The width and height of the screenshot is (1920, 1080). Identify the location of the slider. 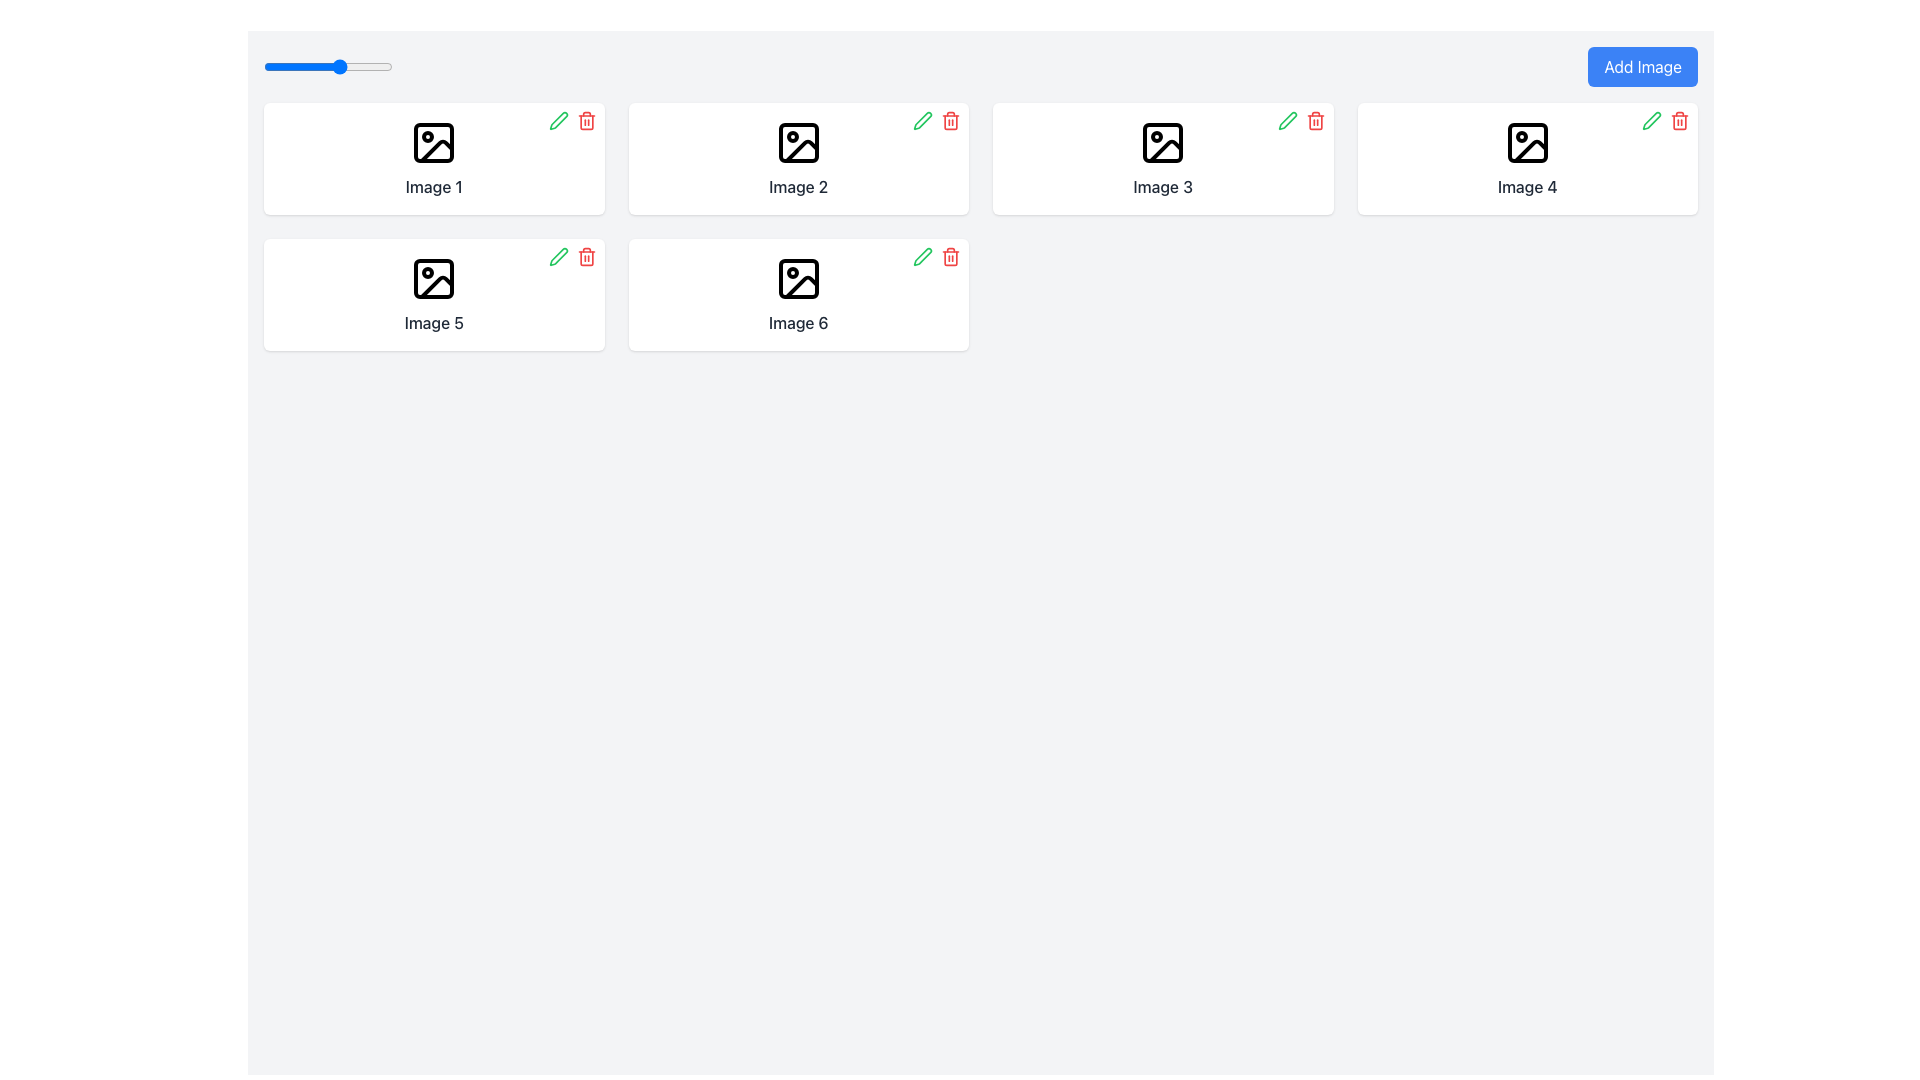
(341, 65).